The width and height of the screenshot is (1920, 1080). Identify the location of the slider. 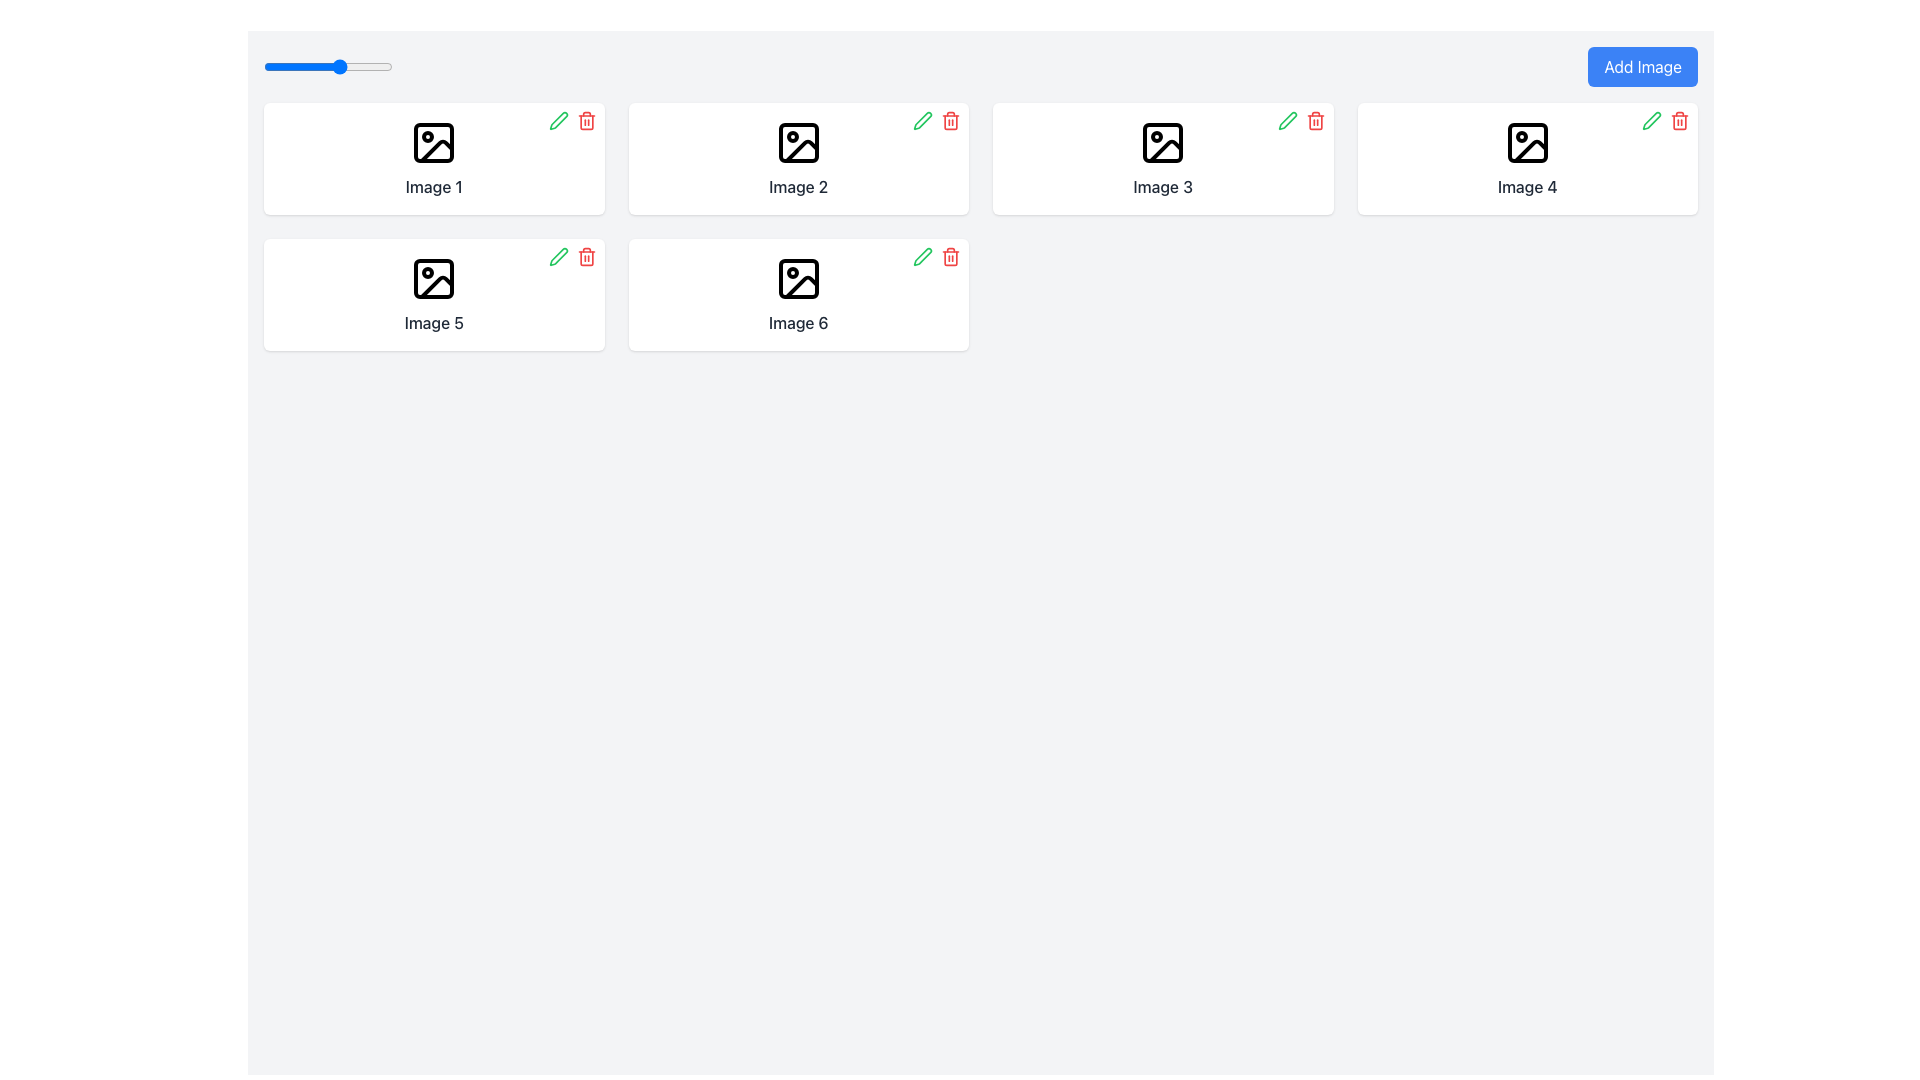
(341, 65).